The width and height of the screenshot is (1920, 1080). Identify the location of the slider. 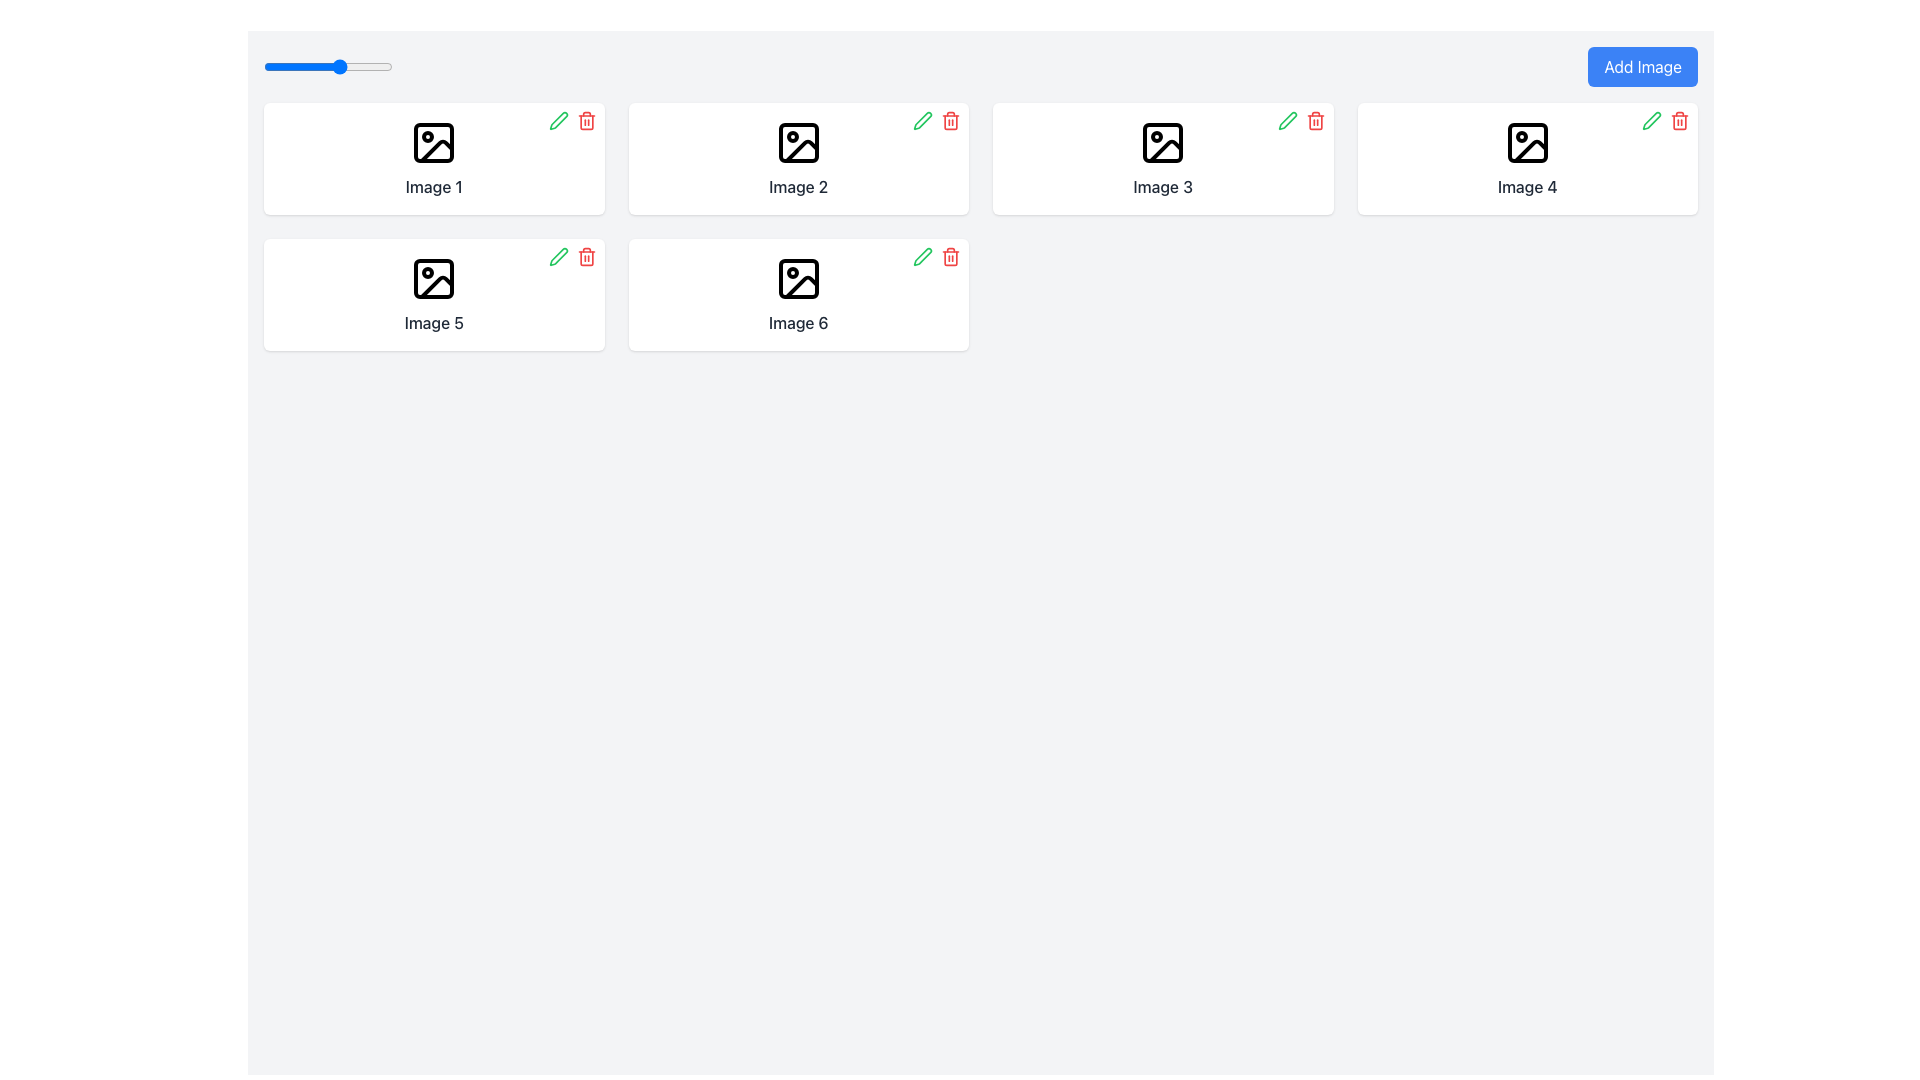
(341, 65).